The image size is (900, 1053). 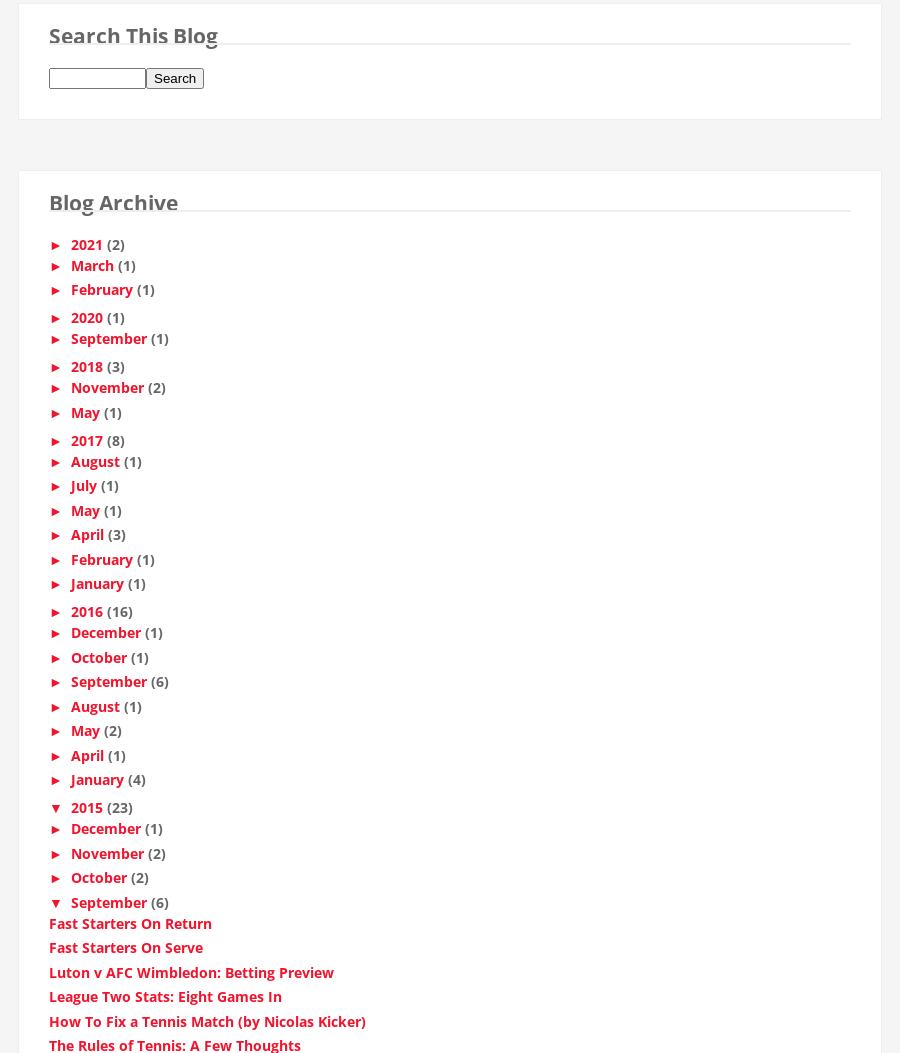 What do you see at coordinates (87, 250) in the screenshot?
I see `'2021'` at bounding box center [87, 250].